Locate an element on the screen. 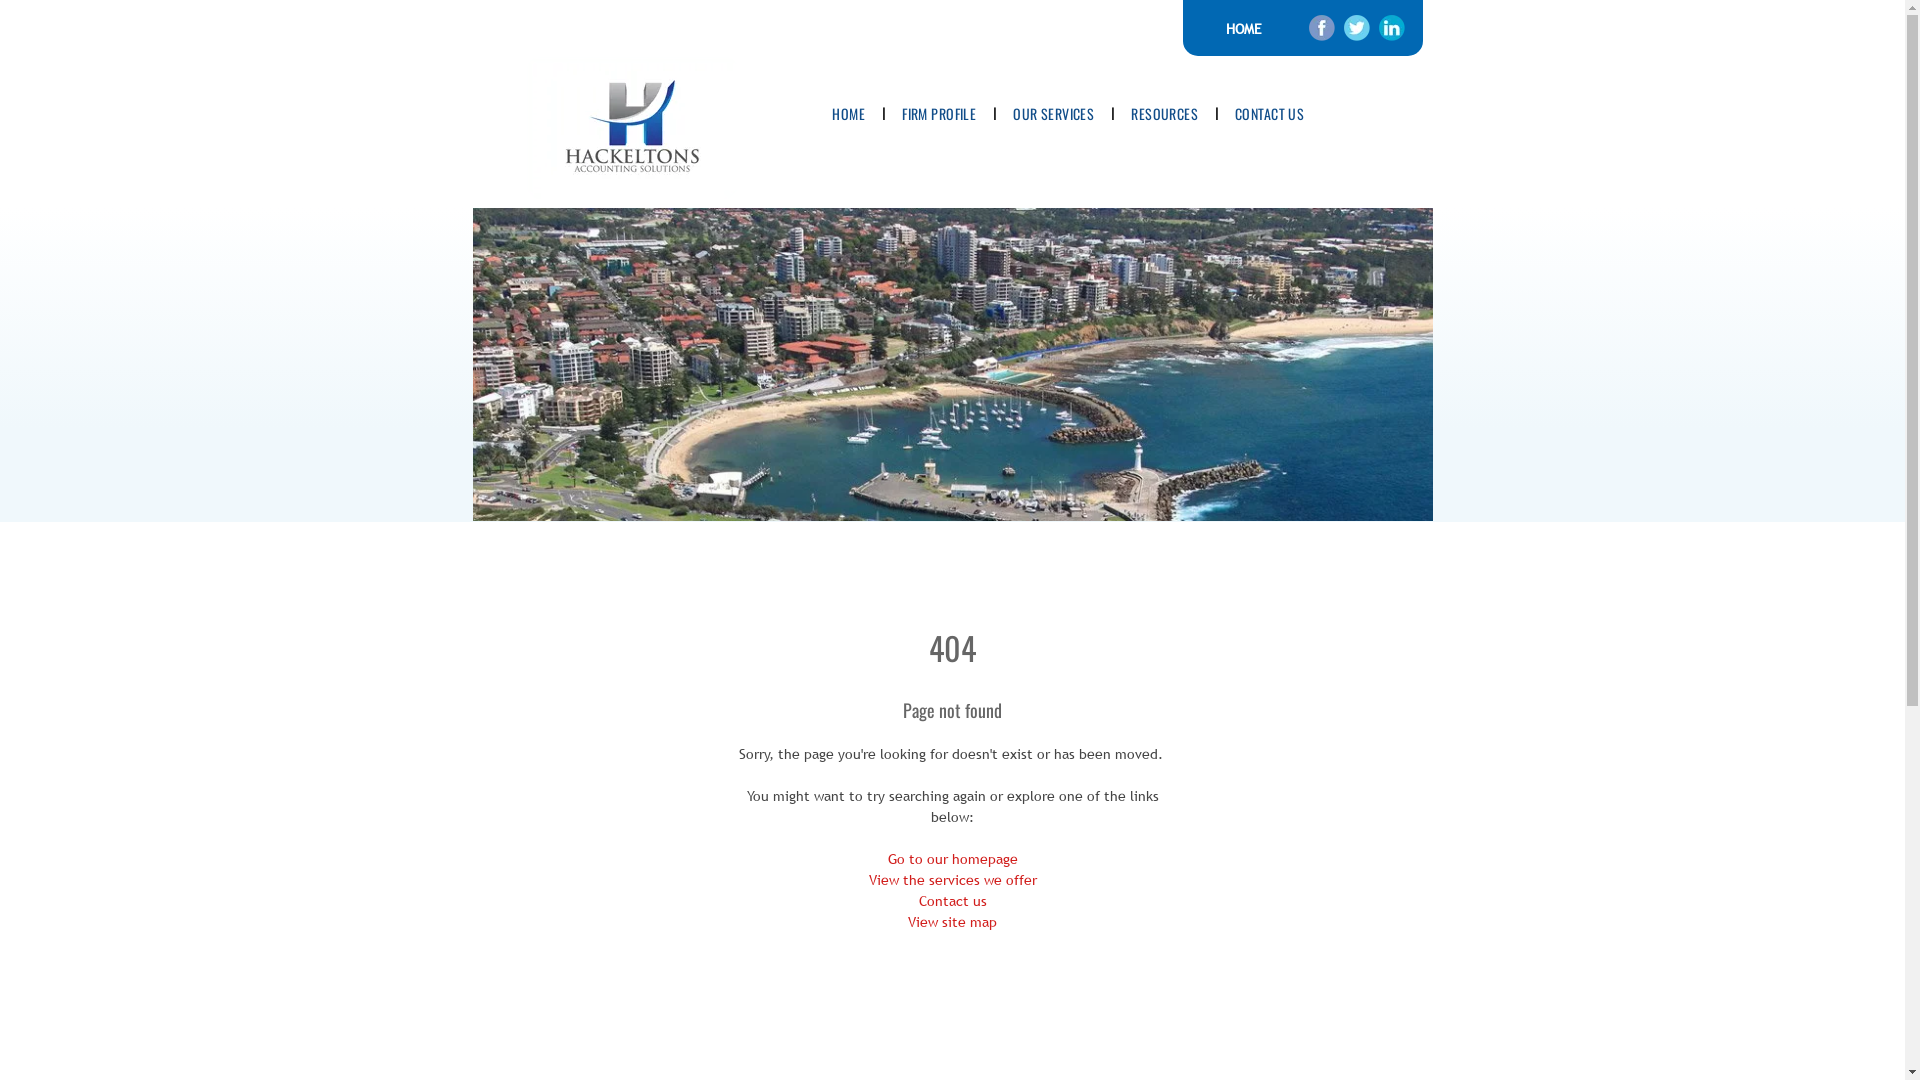 This screenshot has width=1920, height=1080. 'OUR SERVICES' is located at coordinates (1052, 113).